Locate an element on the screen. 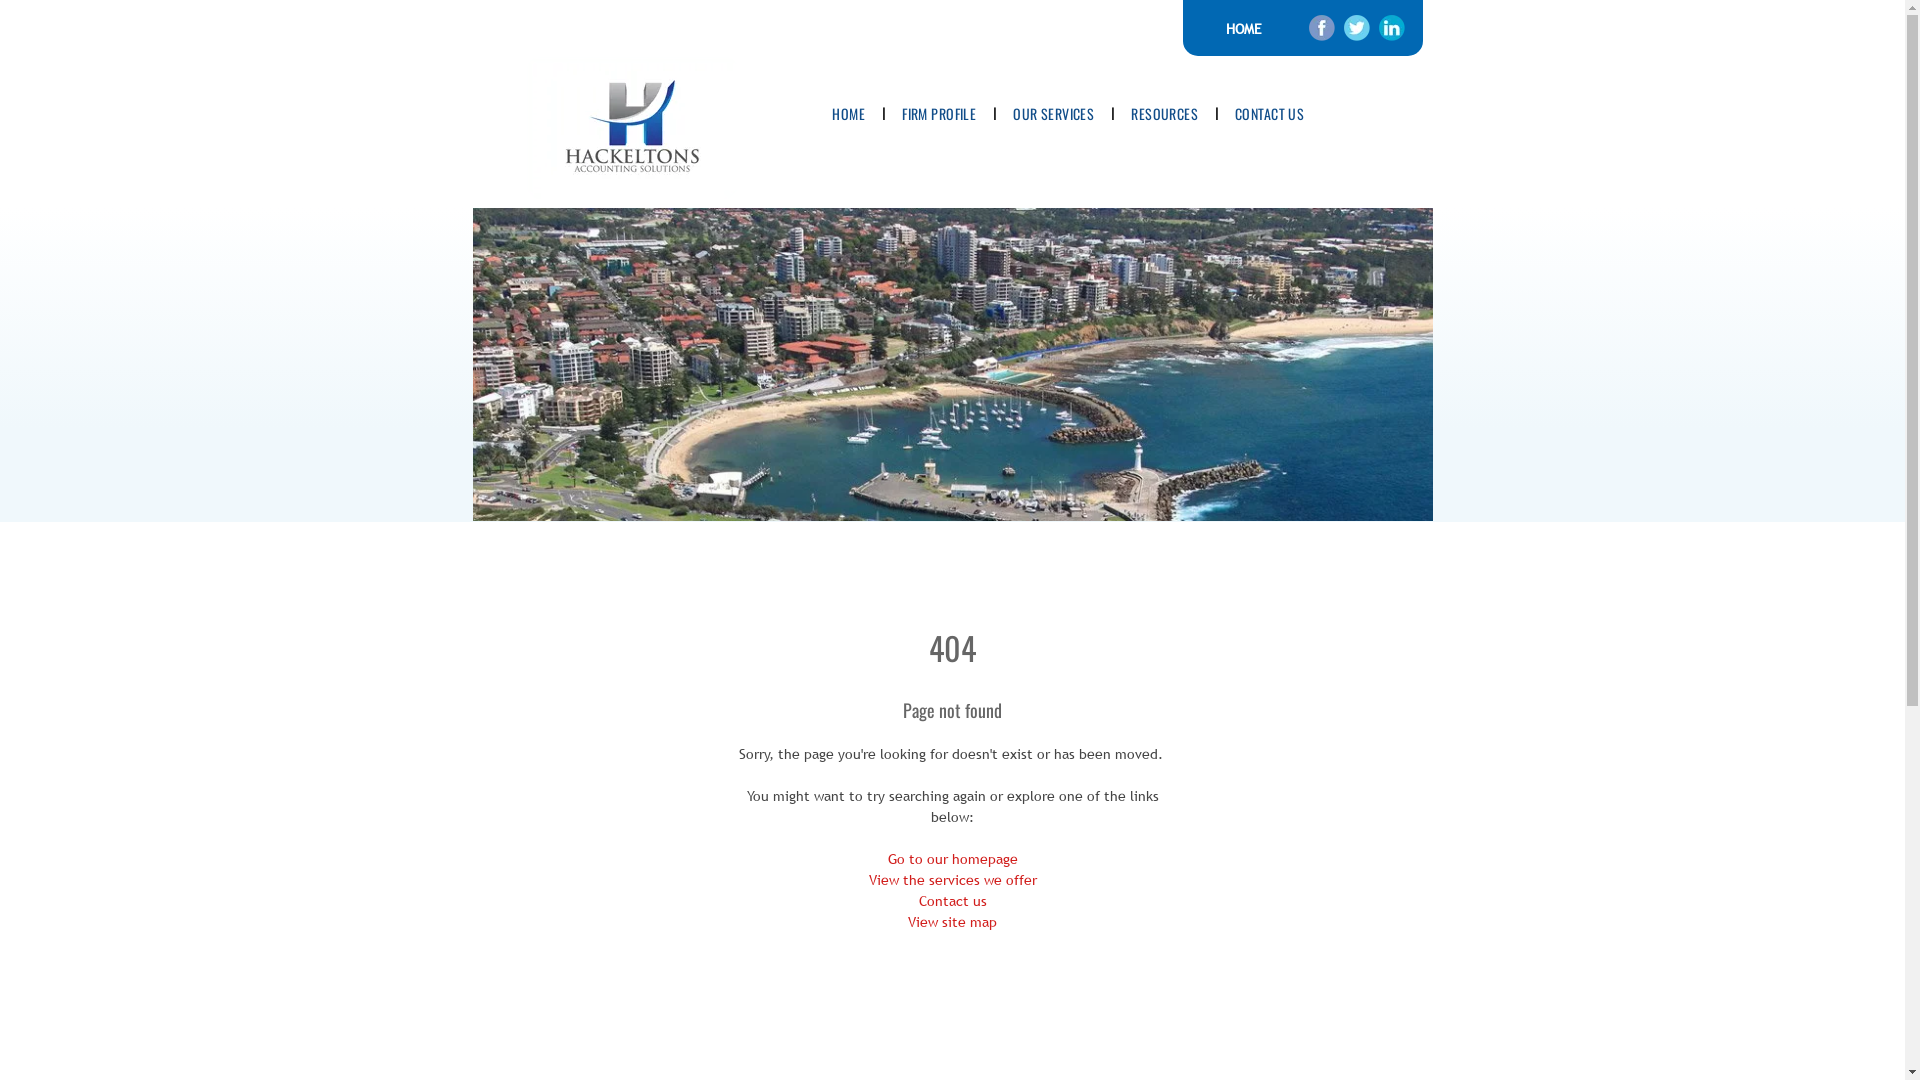 This screenshot has width=1920, height=1080. 'OUR SERVICES' is located at coordinates (1052, 113).